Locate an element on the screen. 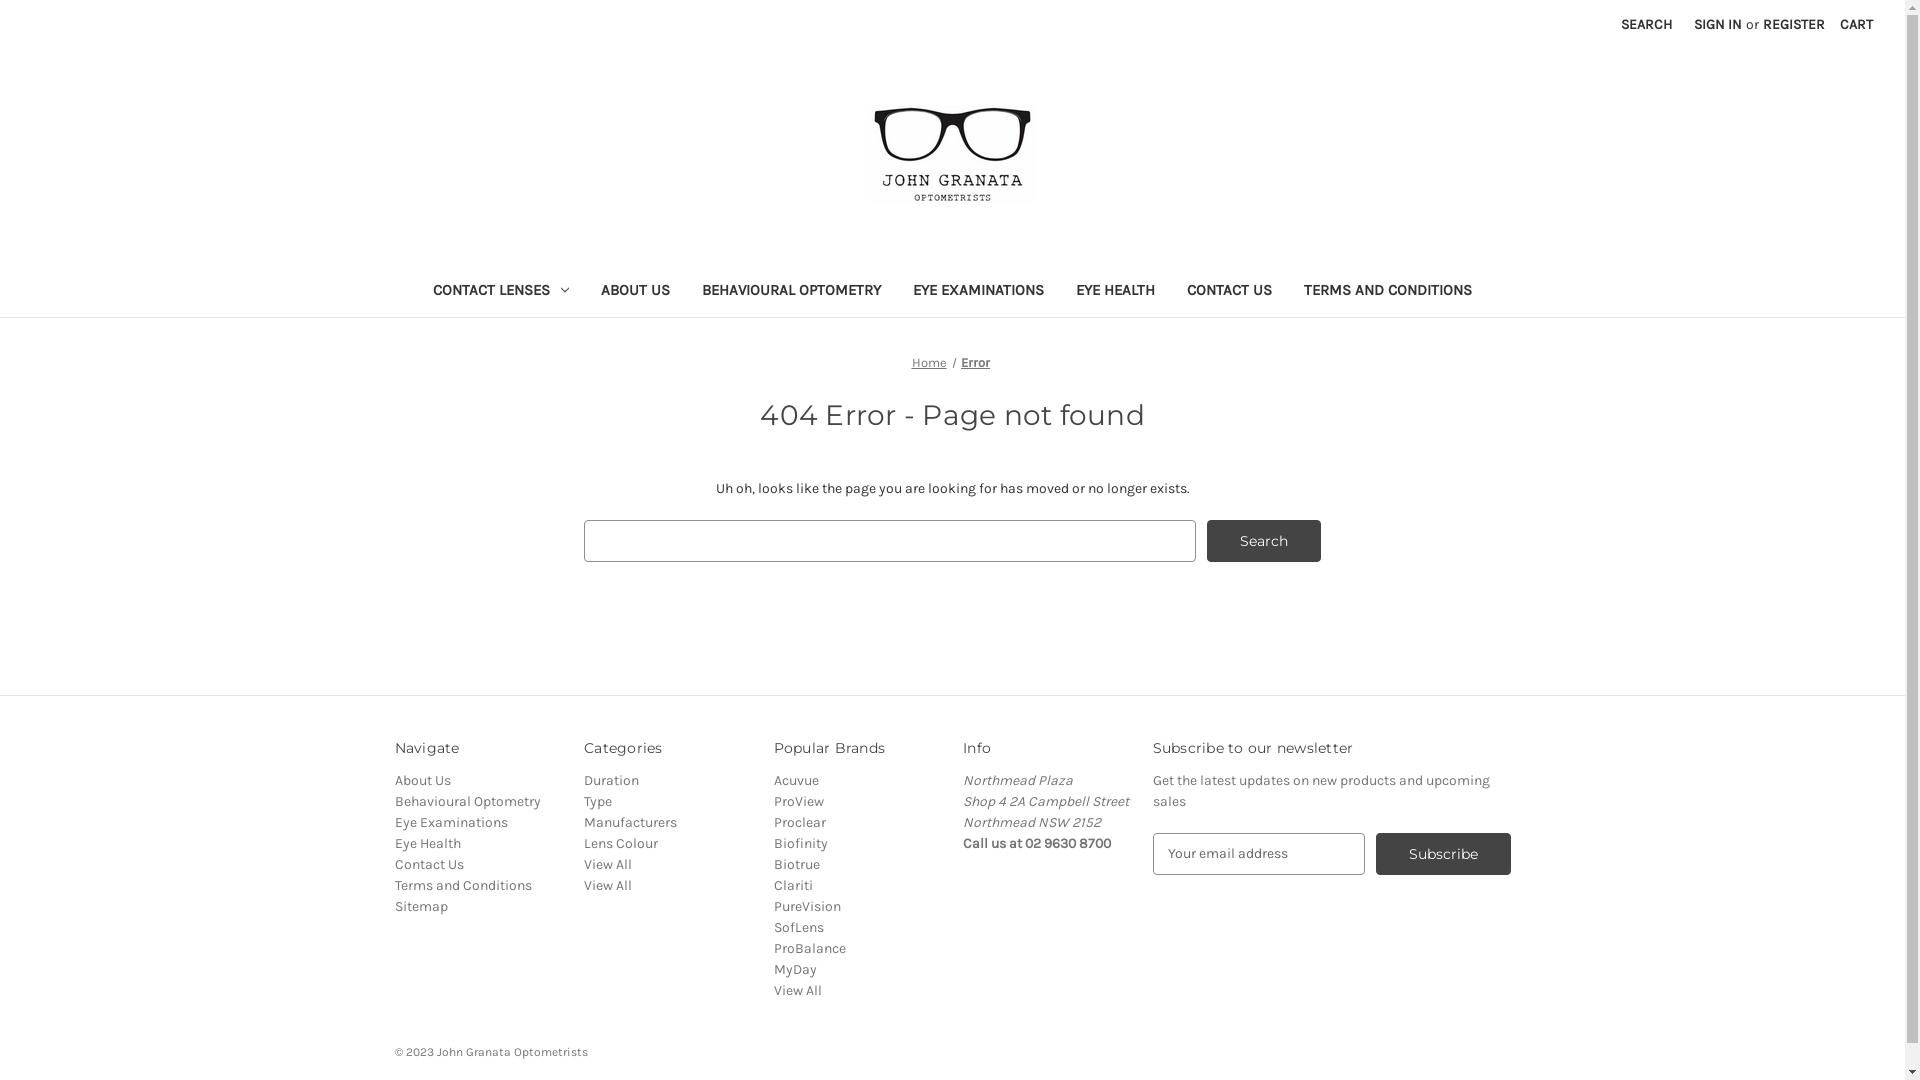 This screenshot has width=1920, height=1080. 'PureVision' is located at coordinates (807, 906).